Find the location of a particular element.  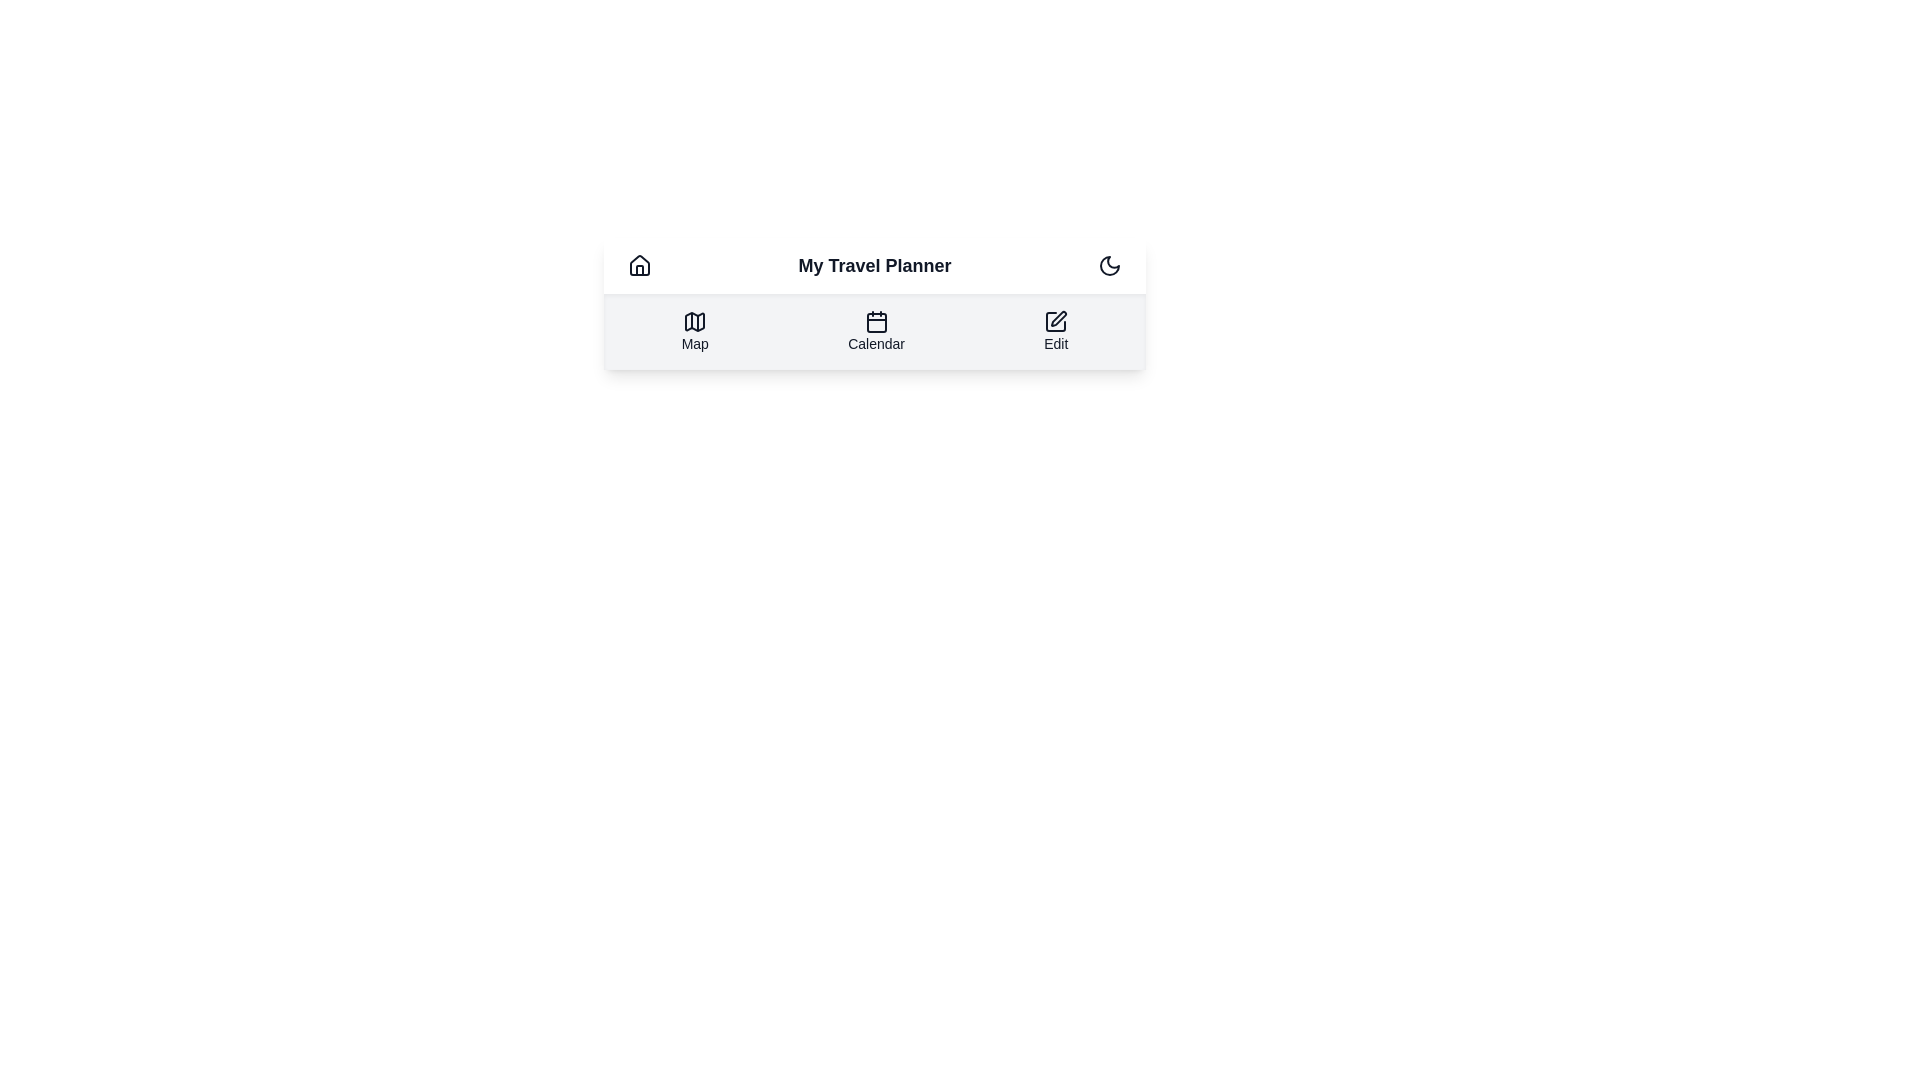

the Edit button to navigate to the corresponding section is located at coordinates (1055, 330).